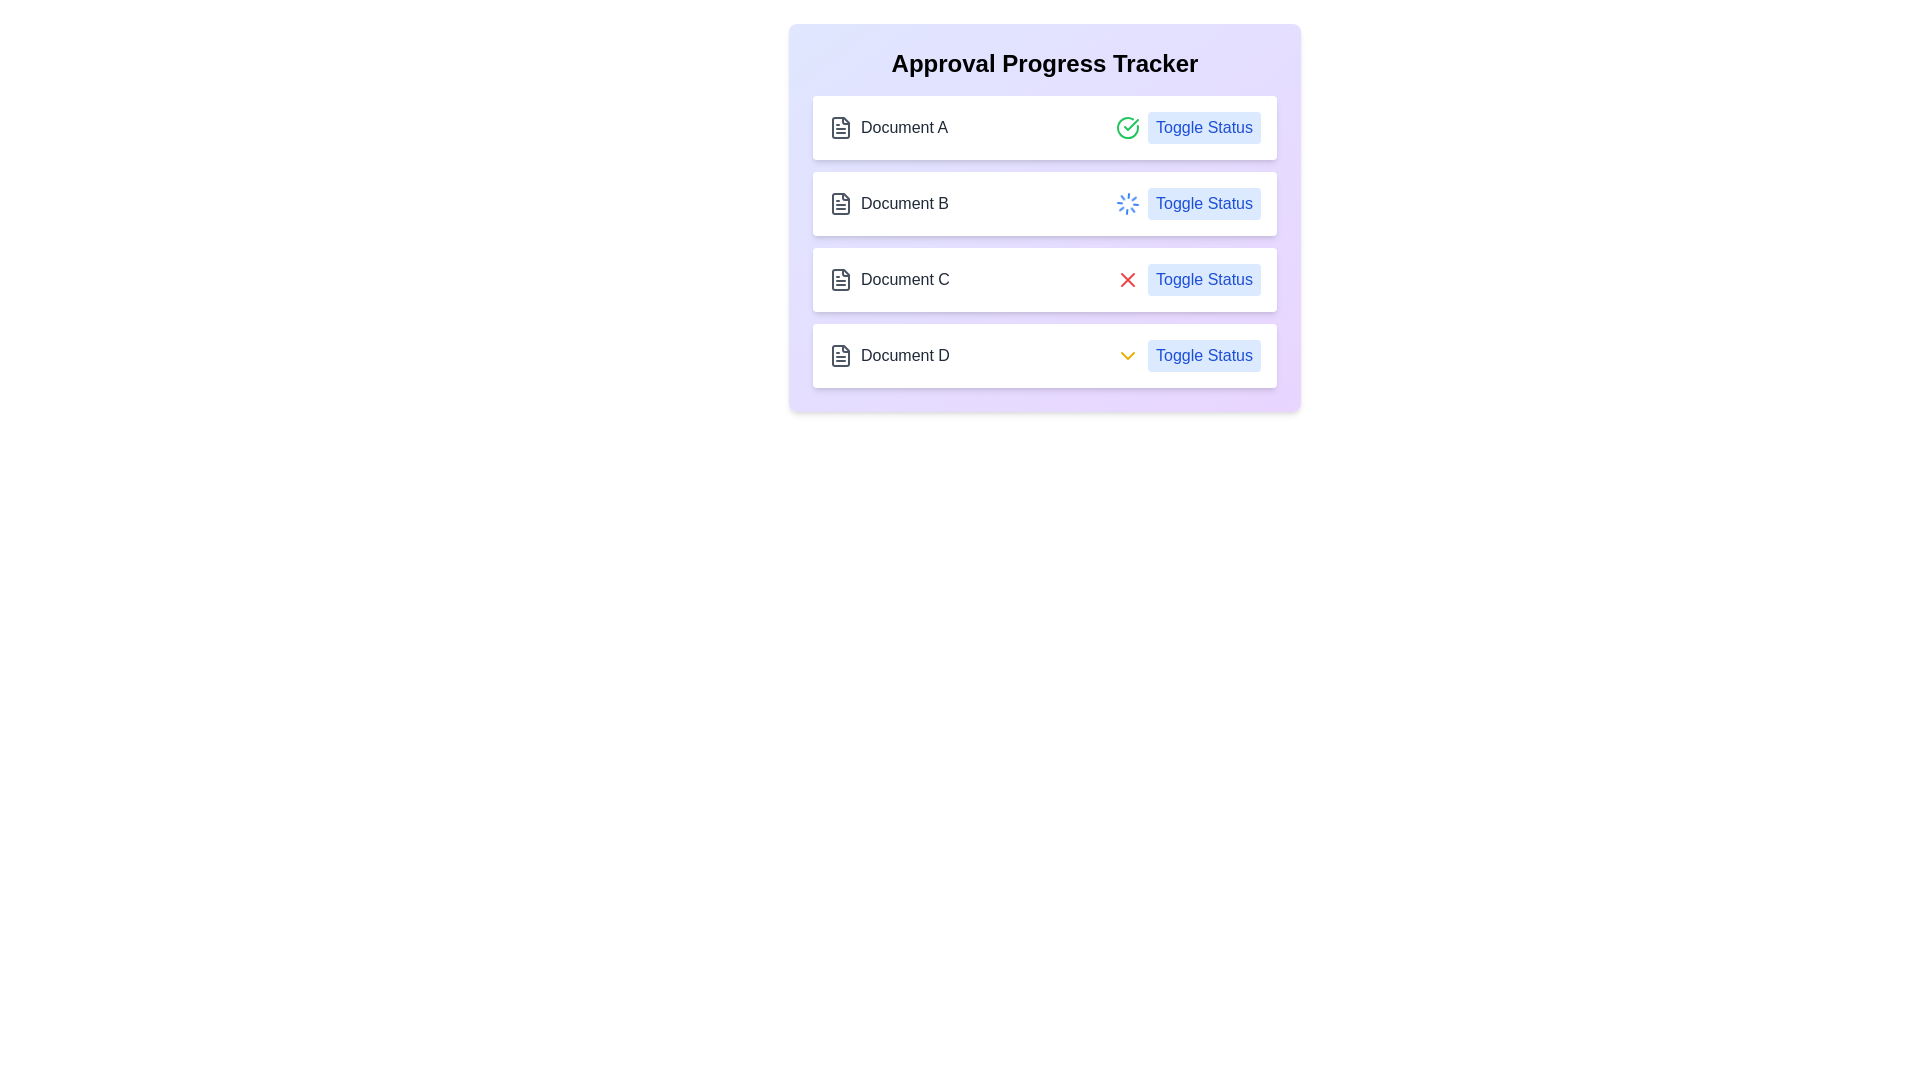 Image resolution: width=1920 pixels, height=1080 pixels. I want to click on the 'Toggle Status' button with a blue background and rounded edges, located in the fourth row of the 'Approval Progress Tracker' panel, aligned with 'Document D', so click(1188, 354).